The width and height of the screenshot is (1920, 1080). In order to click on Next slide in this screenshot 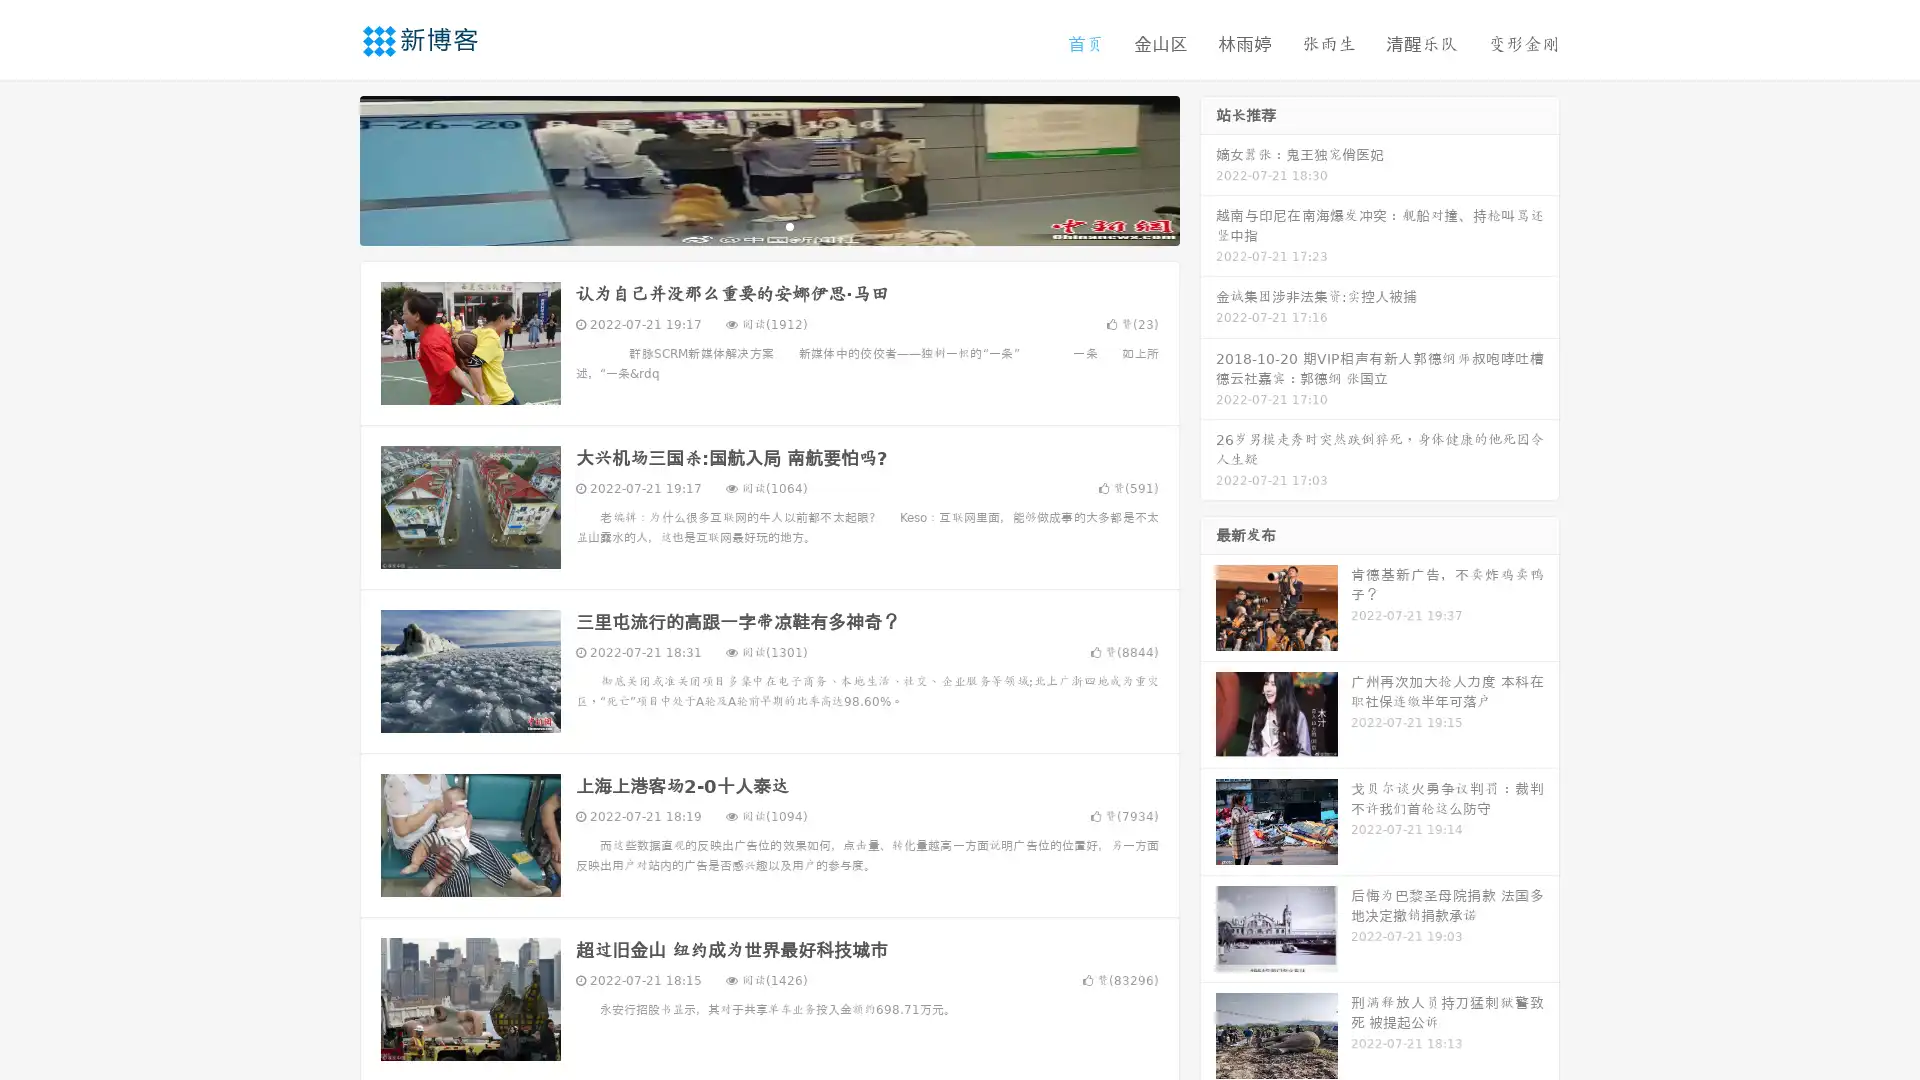, I will do `click(1208, 168)`.